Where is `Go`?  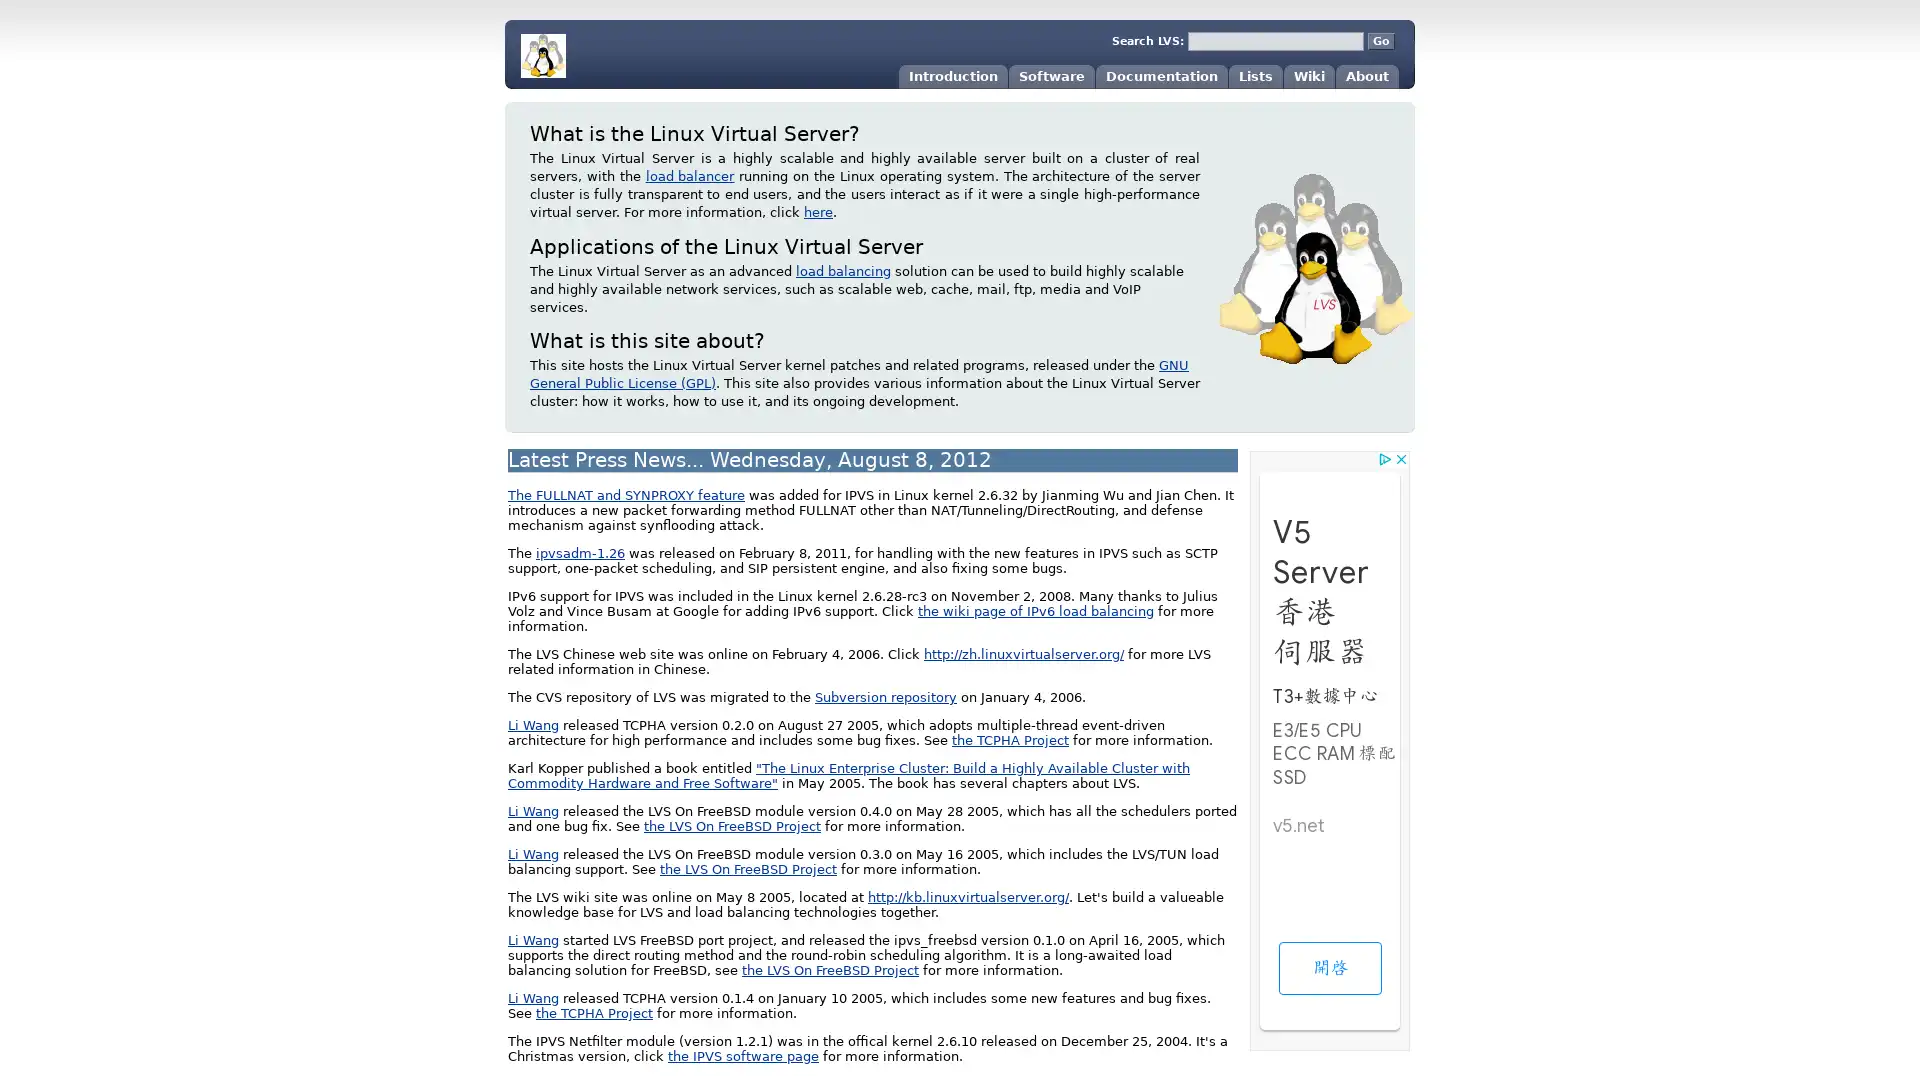
Go is located at coordinates (1380, 41).